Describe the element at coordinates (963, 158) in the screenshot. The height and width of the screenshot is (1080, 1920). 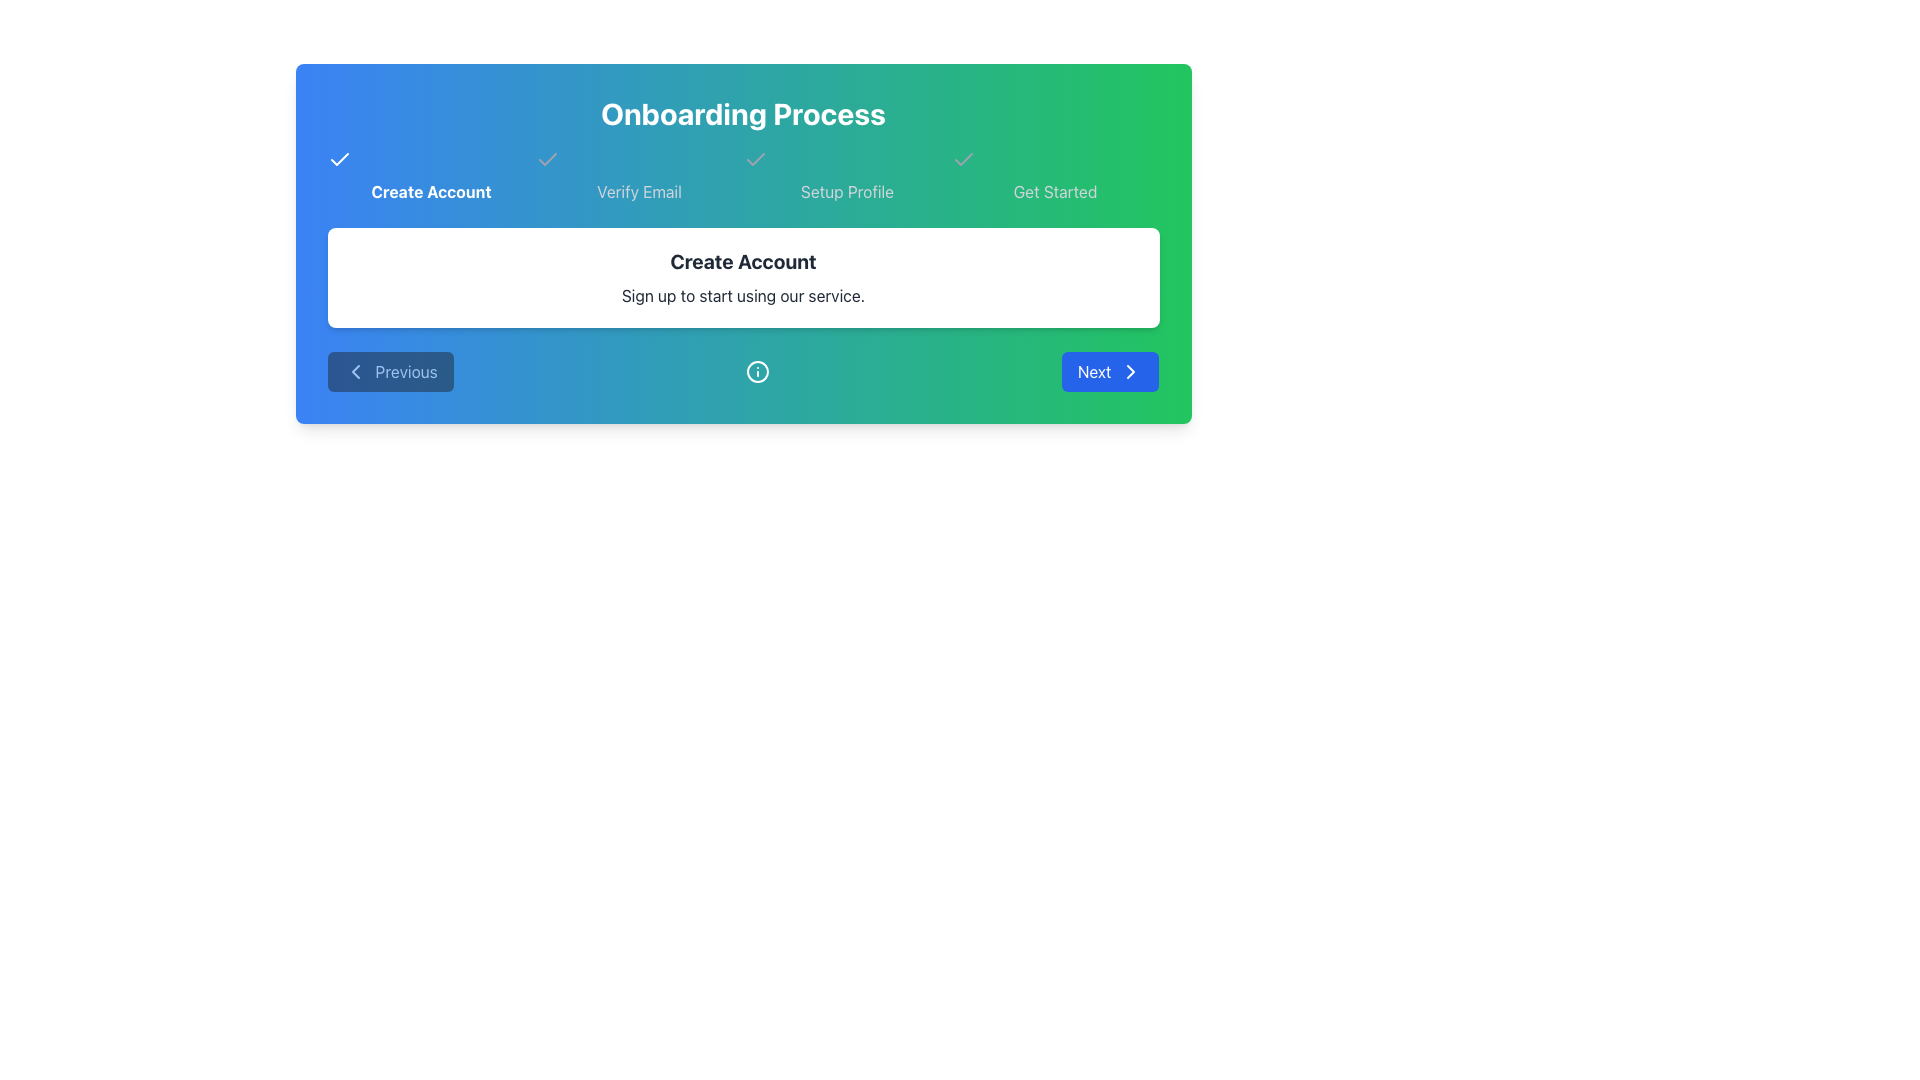
I see `the checkmark icon indicating progress or completion, located to the left of the 'Setup Profile' label in the 'Onboarding Process' header section` at that location.